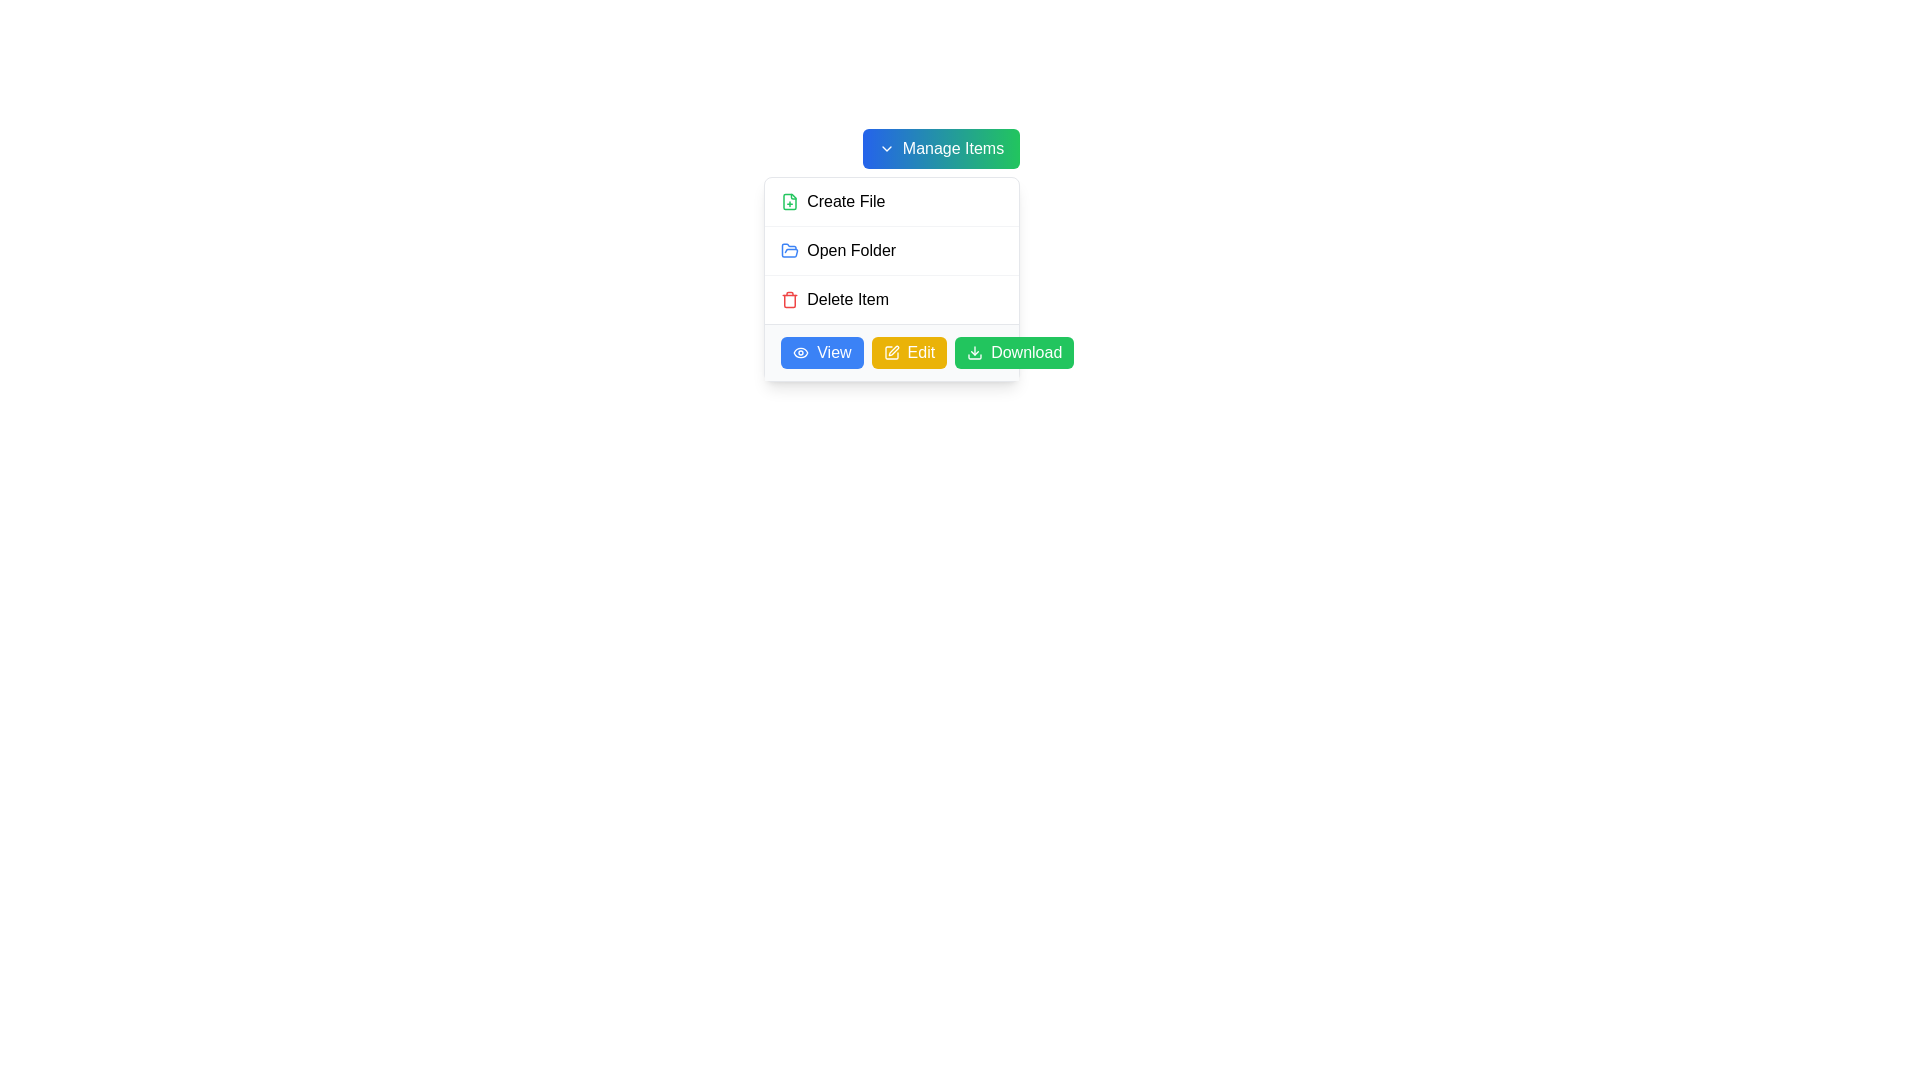 The image size is (1920, 1080). What do you see at coordinates (789, 249) in the screenshot?
I see `the icon that represents the action 'Open Folder', located directly to the left of the 'Open Folder' text in the top center section of the interface` at bounding box center [789, 249].